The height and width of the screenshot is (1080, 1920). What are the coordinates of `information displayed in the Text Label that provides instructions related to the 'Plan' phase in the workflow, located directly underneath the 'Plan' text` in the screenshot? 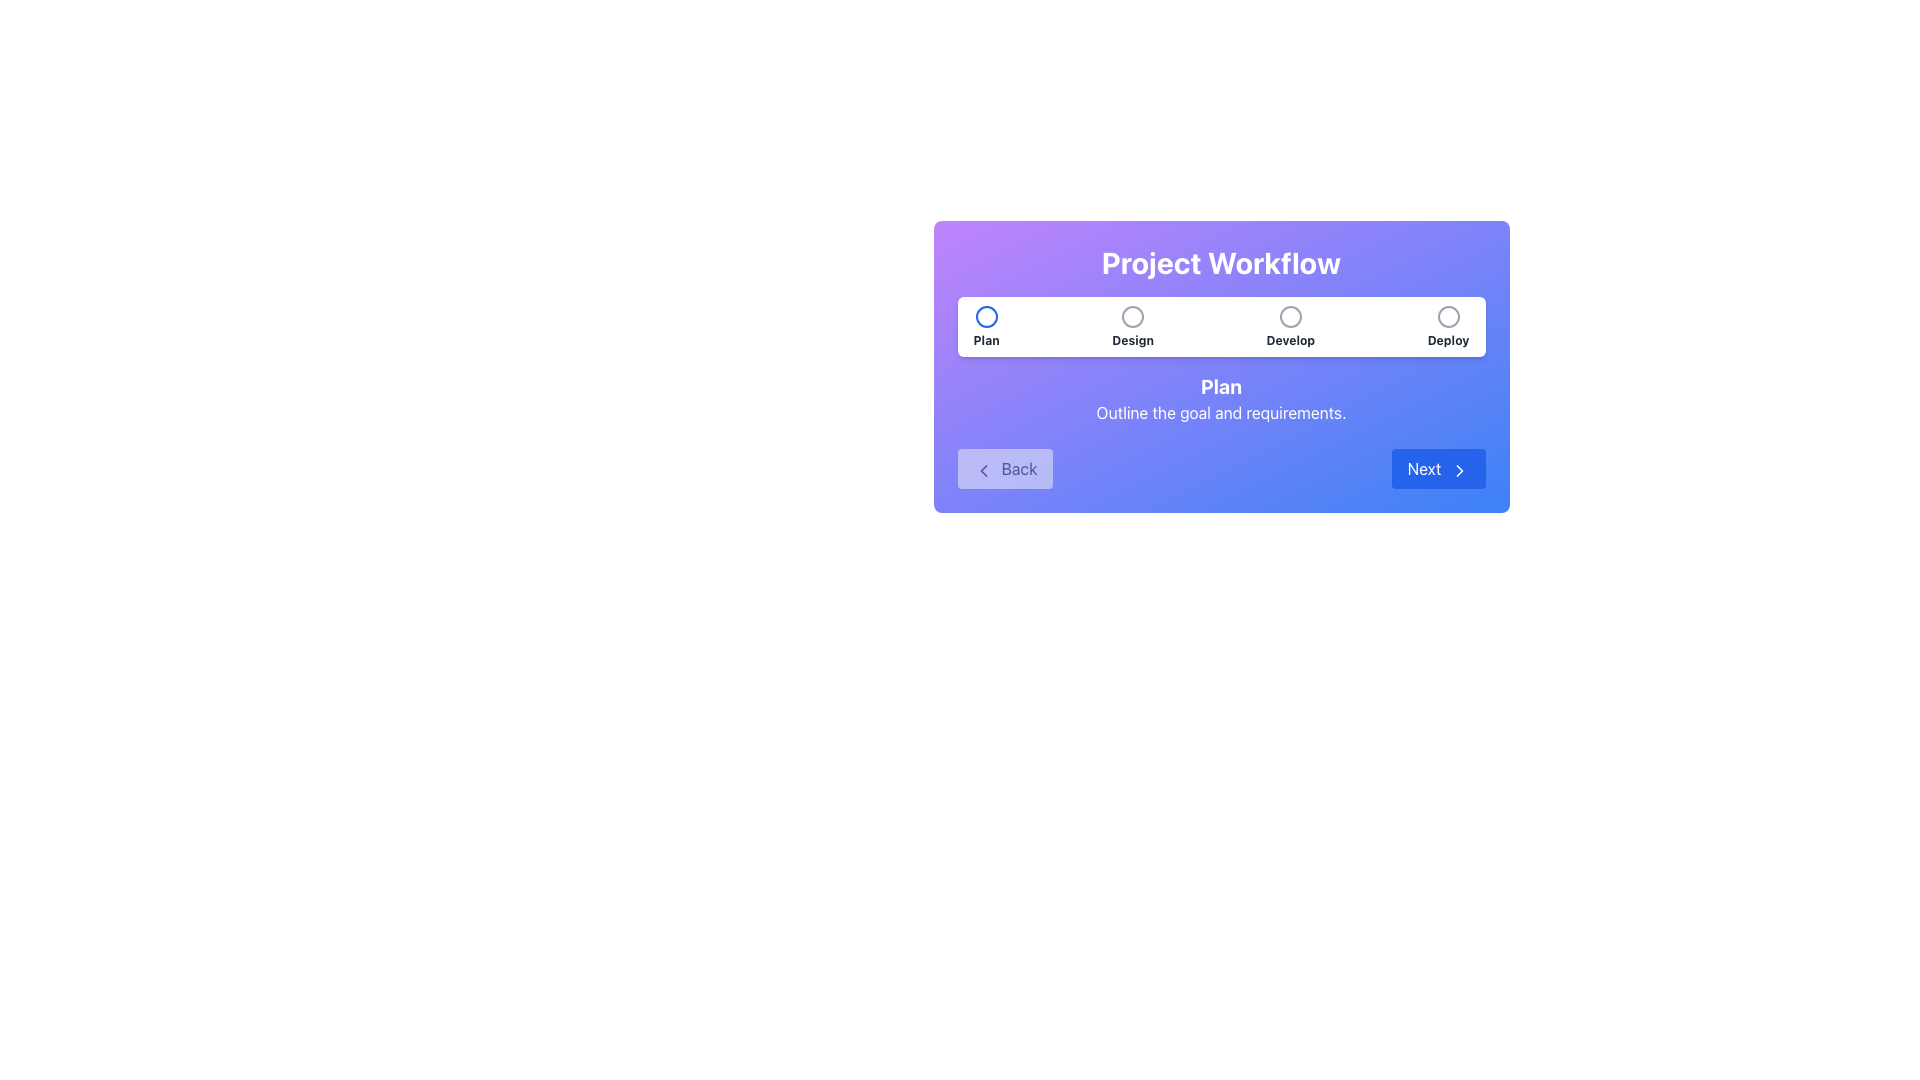 It's located at (1220, 411).